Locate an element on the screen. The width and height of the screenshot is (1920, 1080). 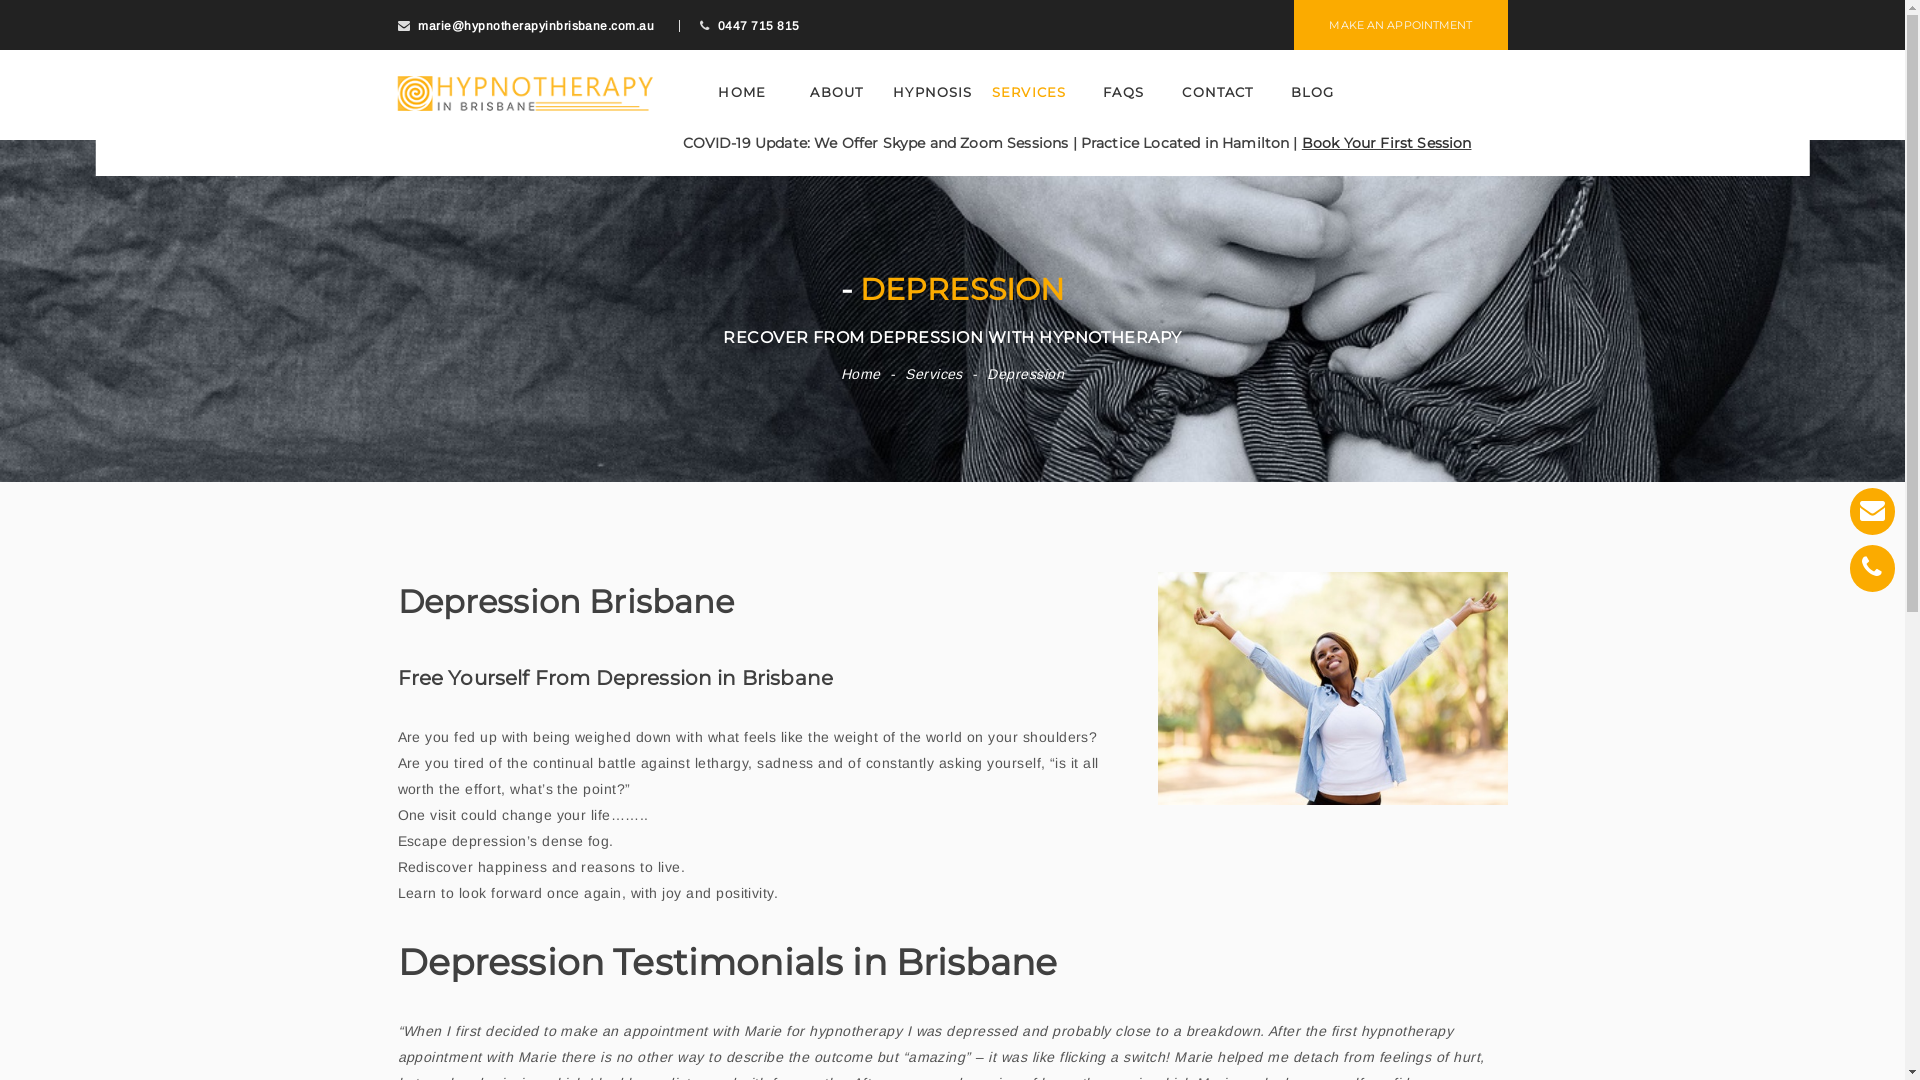
'ABOUT' is located at coordinates (836, 92).